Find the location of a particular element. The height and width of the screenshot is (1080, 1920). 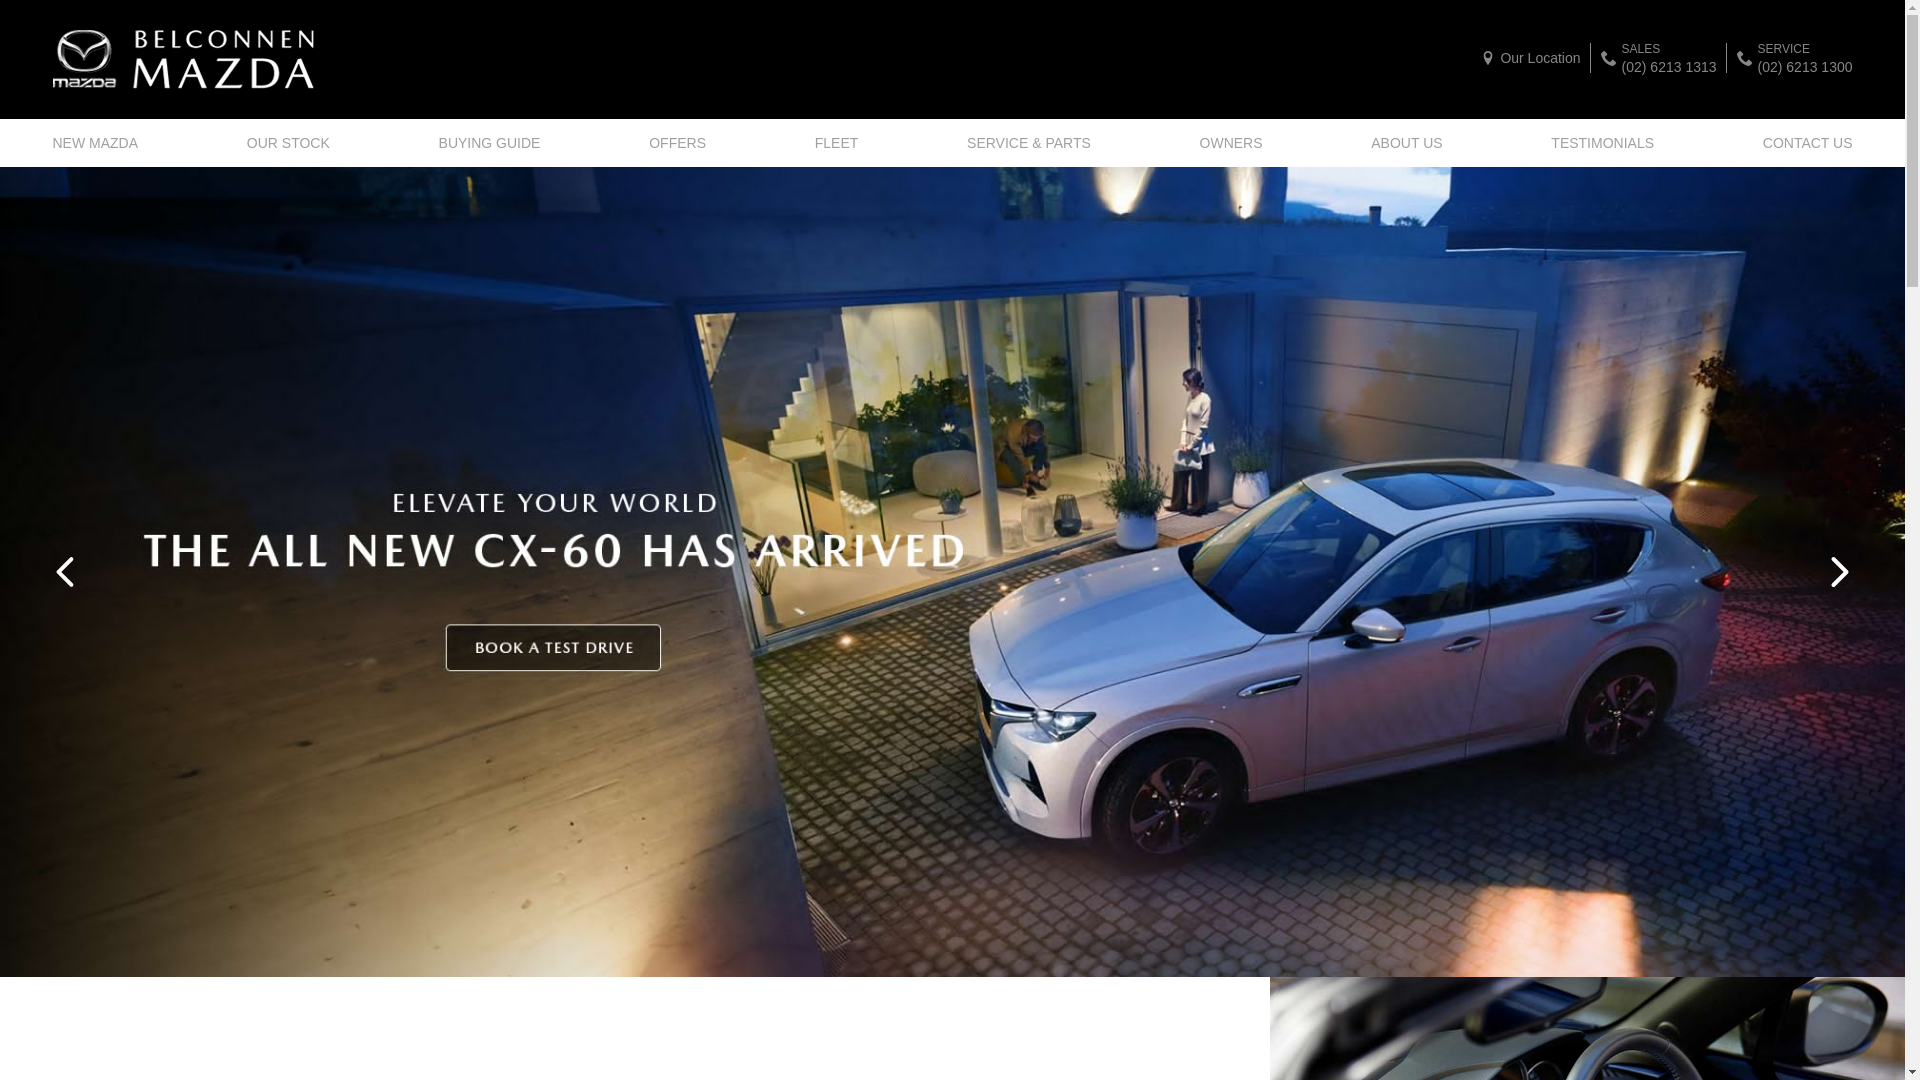

'OFFERS' is located at coordinates (677, 141).